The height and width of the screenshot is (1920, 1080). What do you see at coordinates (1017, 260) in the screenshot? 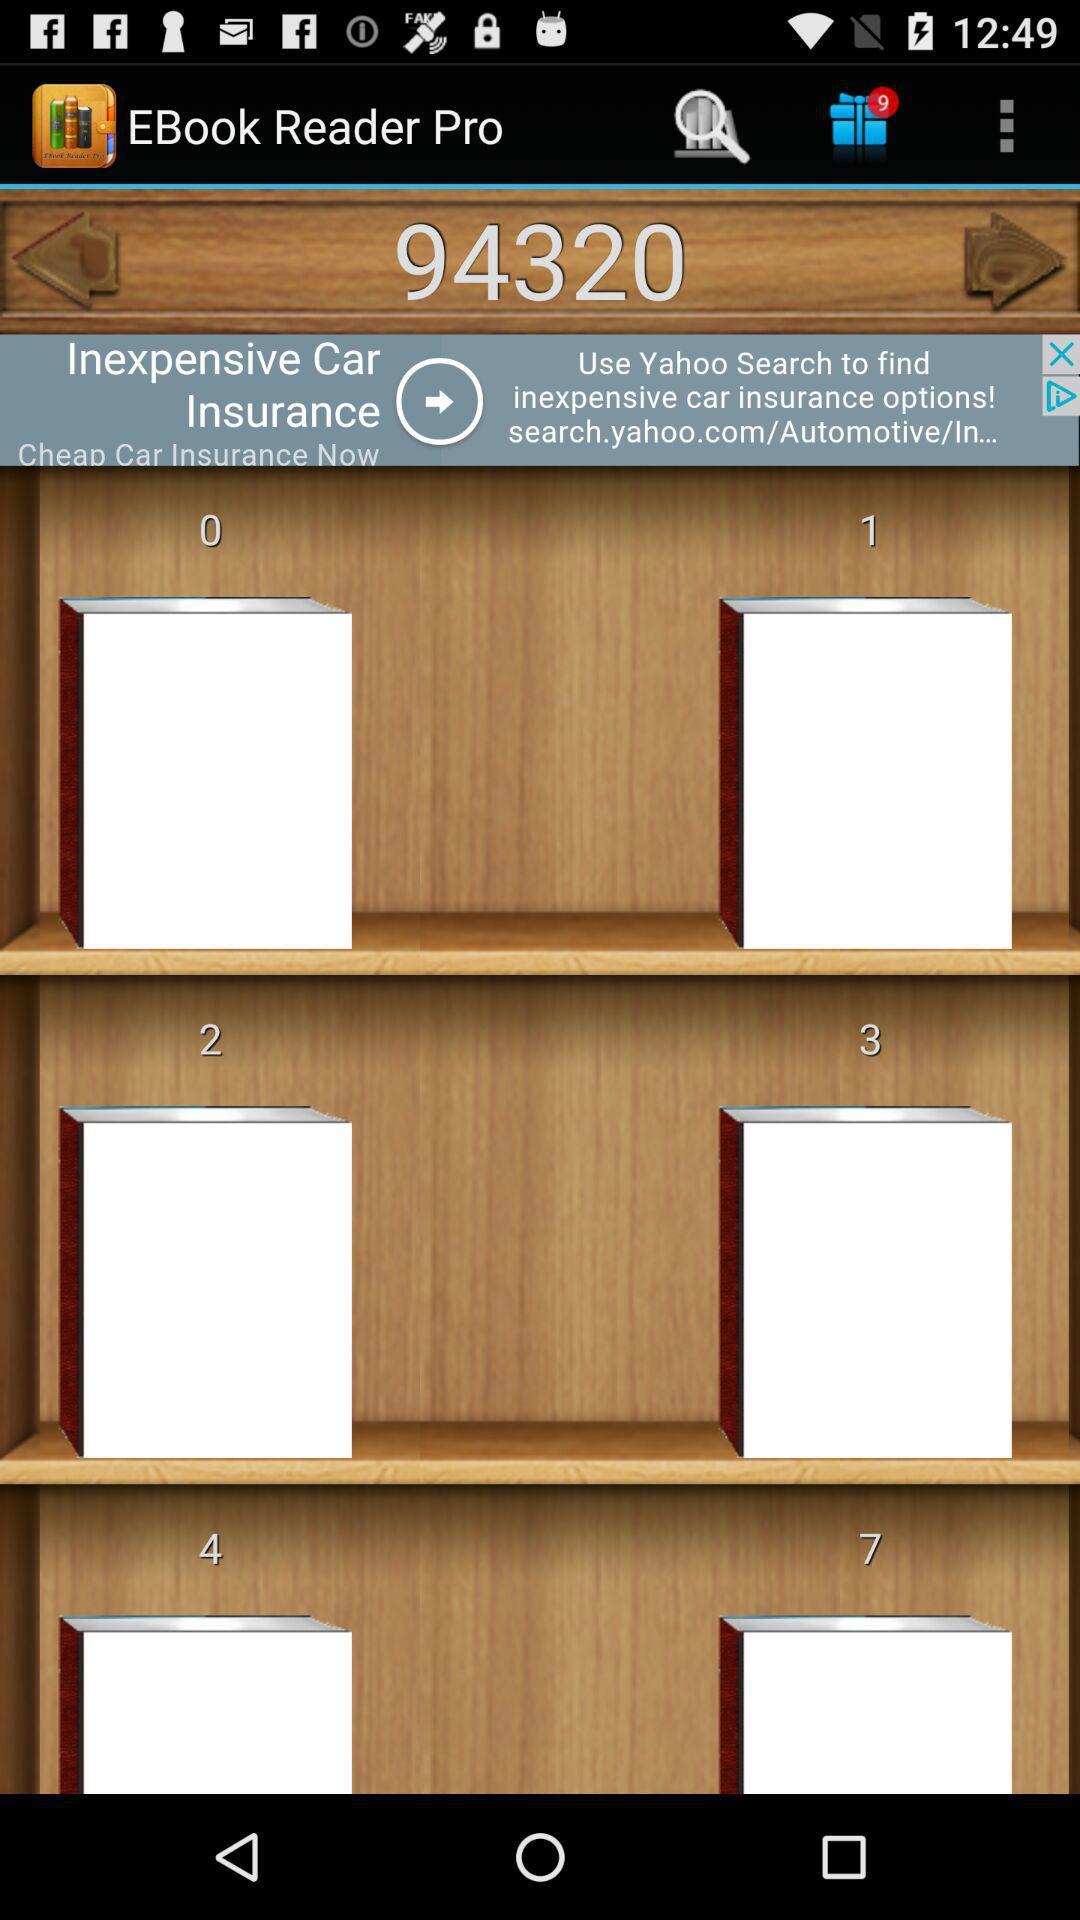
I see `the icon next to 94320 app` at bounding box center [1017, 260].